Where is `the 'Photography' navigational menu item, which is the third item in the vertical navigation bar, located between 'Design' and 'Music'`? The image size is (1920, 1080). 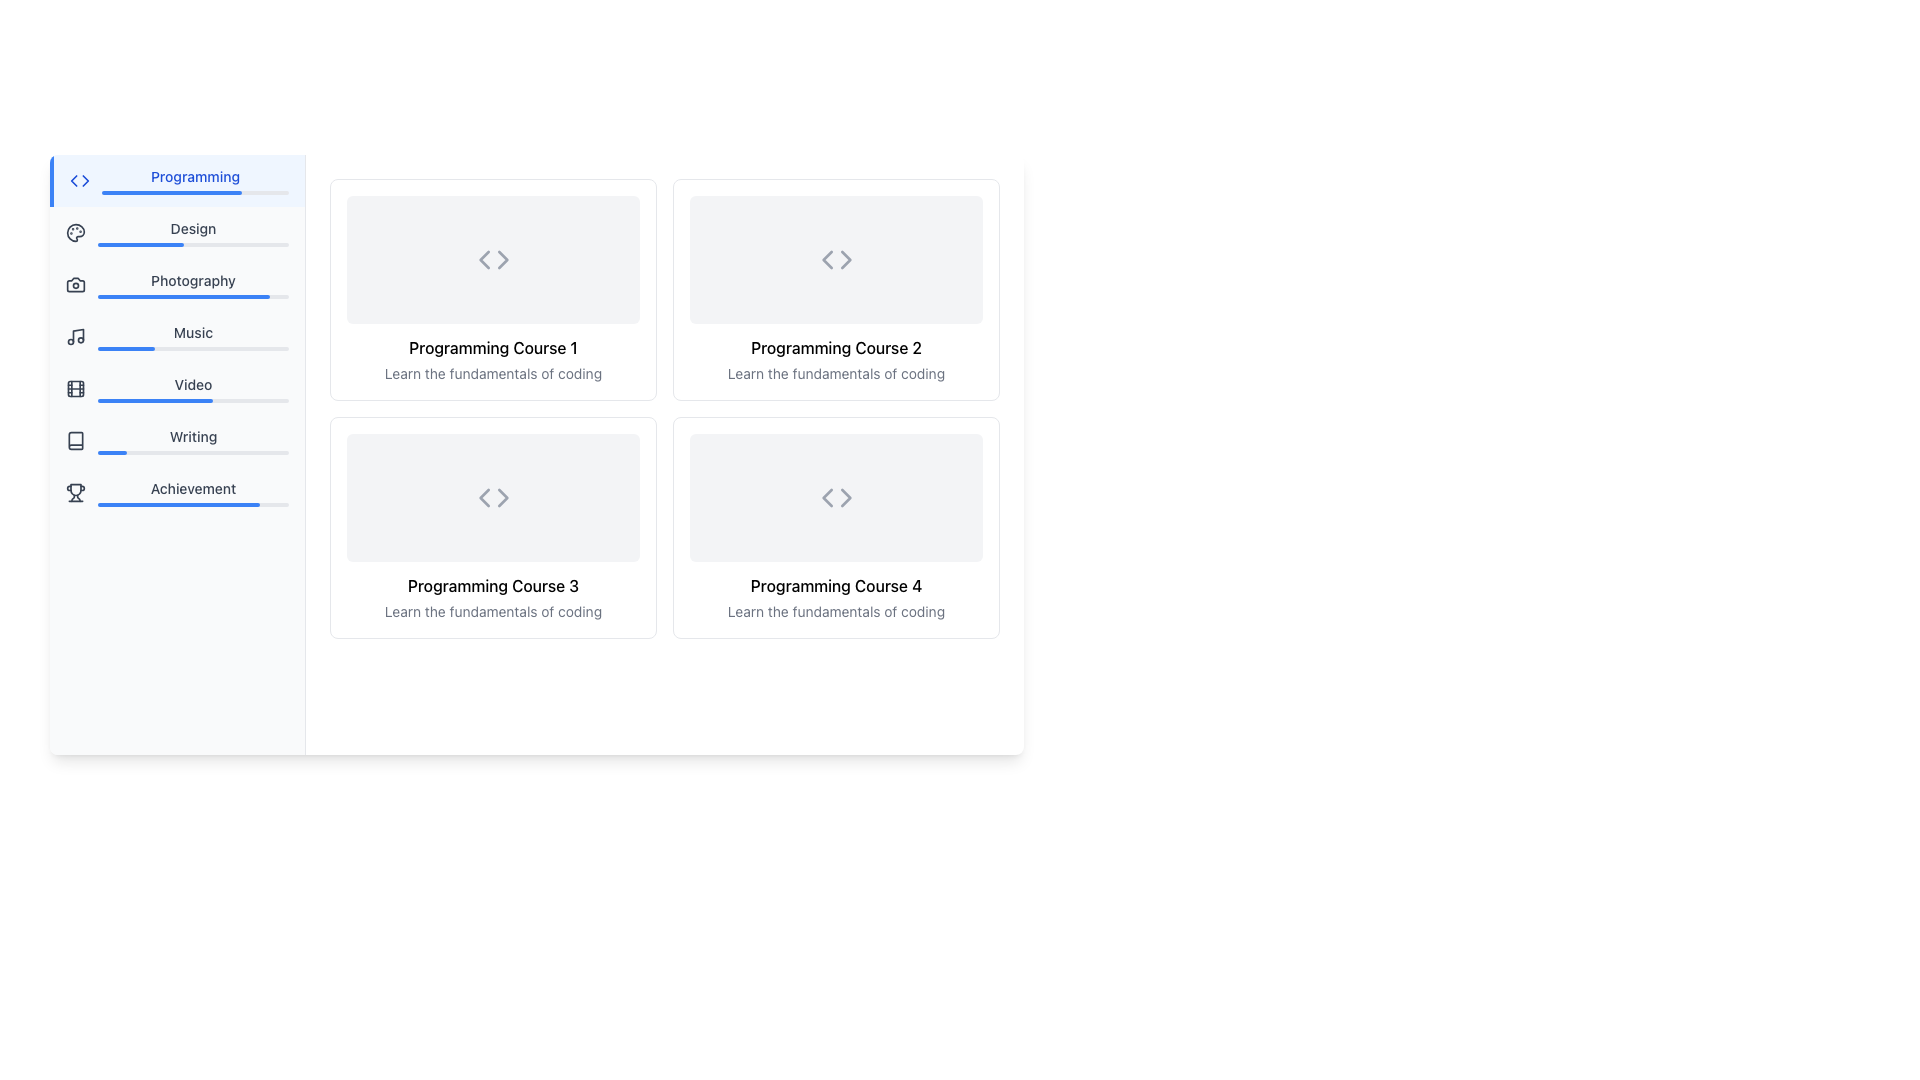
the 'Photography' navigational menu item, which is the third item in the vertical navigation bar, located between 'Design' and 'Music' is located at coordinates (193, 285).